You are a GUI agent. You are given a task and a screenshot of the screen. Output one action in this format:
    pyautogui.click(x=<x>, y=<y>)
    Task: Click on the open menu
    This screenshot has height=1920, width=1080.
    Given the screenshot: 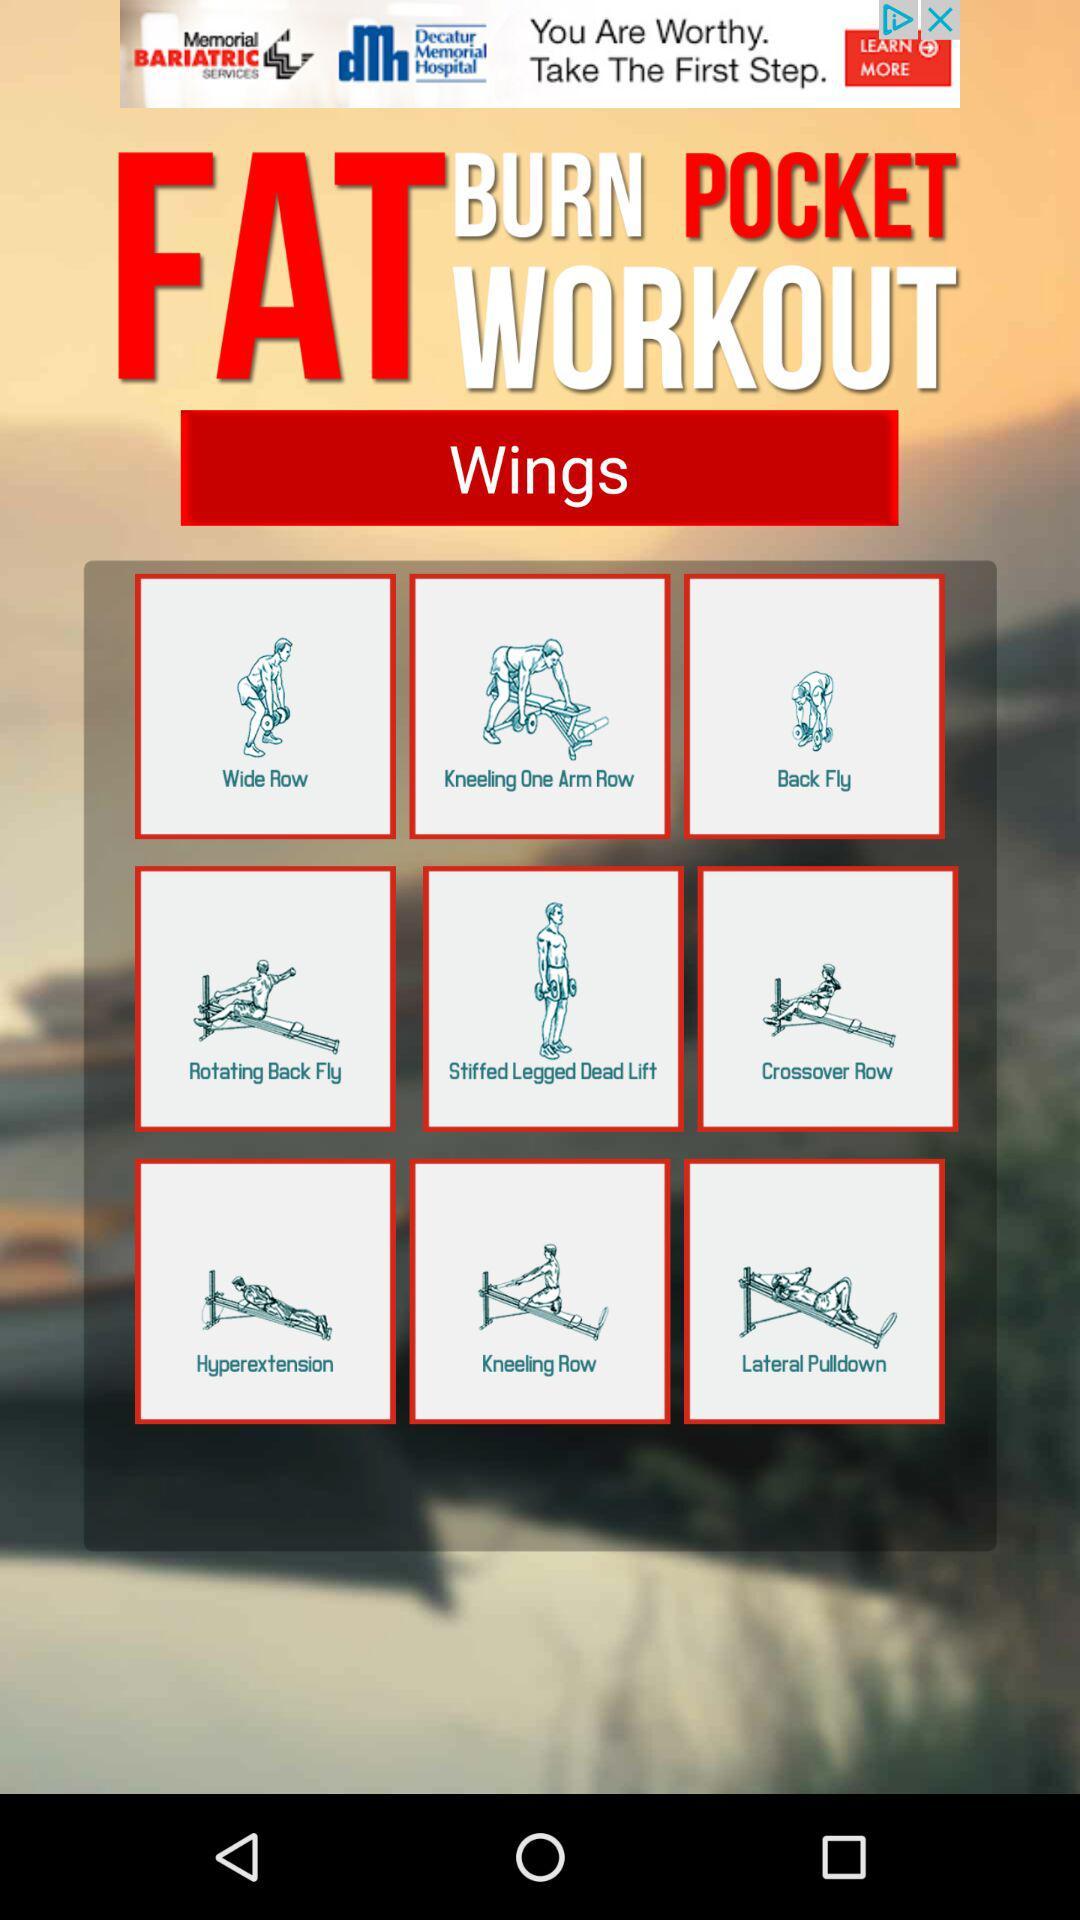 What is the action you would take?
    pyautogui.click(x=264, y=1291)
    